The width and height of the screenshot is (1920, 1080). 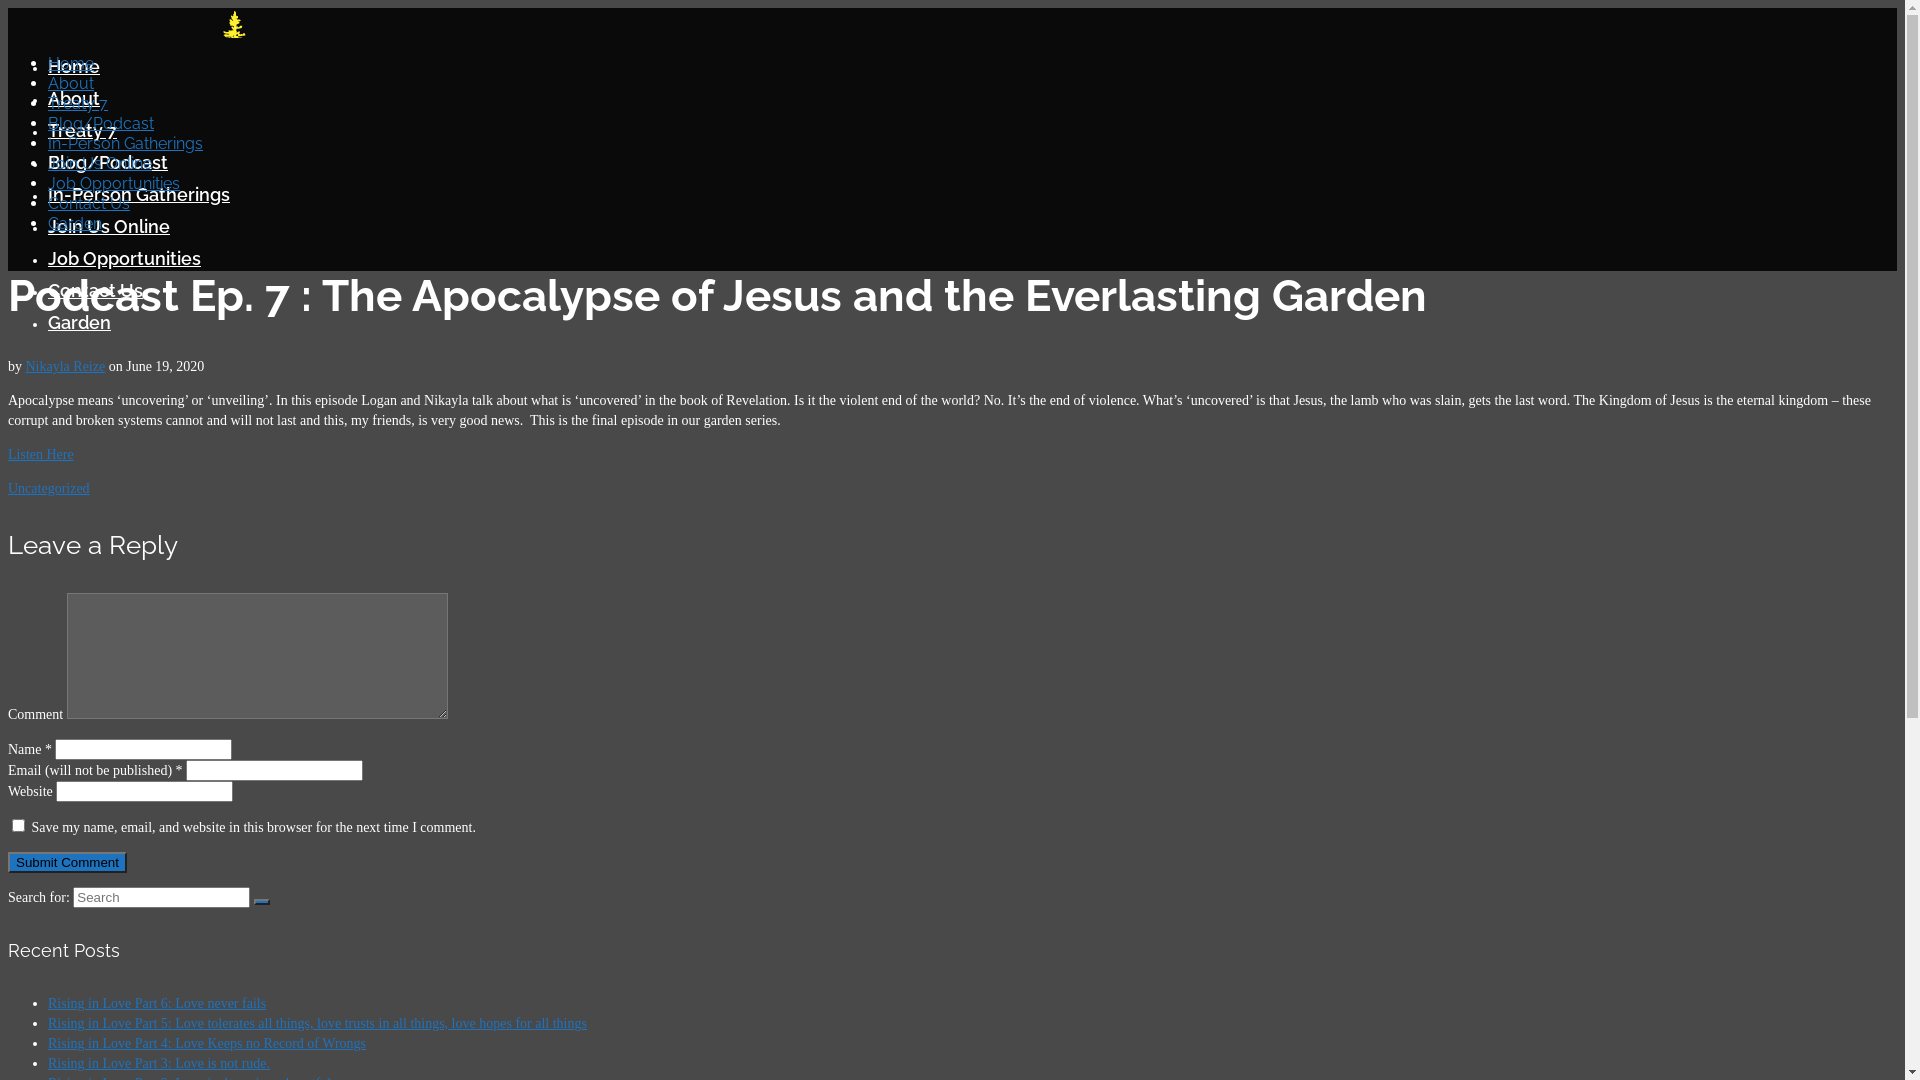 What do you see at coordinates (81, 130) in the screenshot?
I see `'Treaty 7'` at bounding box center [81, 130].